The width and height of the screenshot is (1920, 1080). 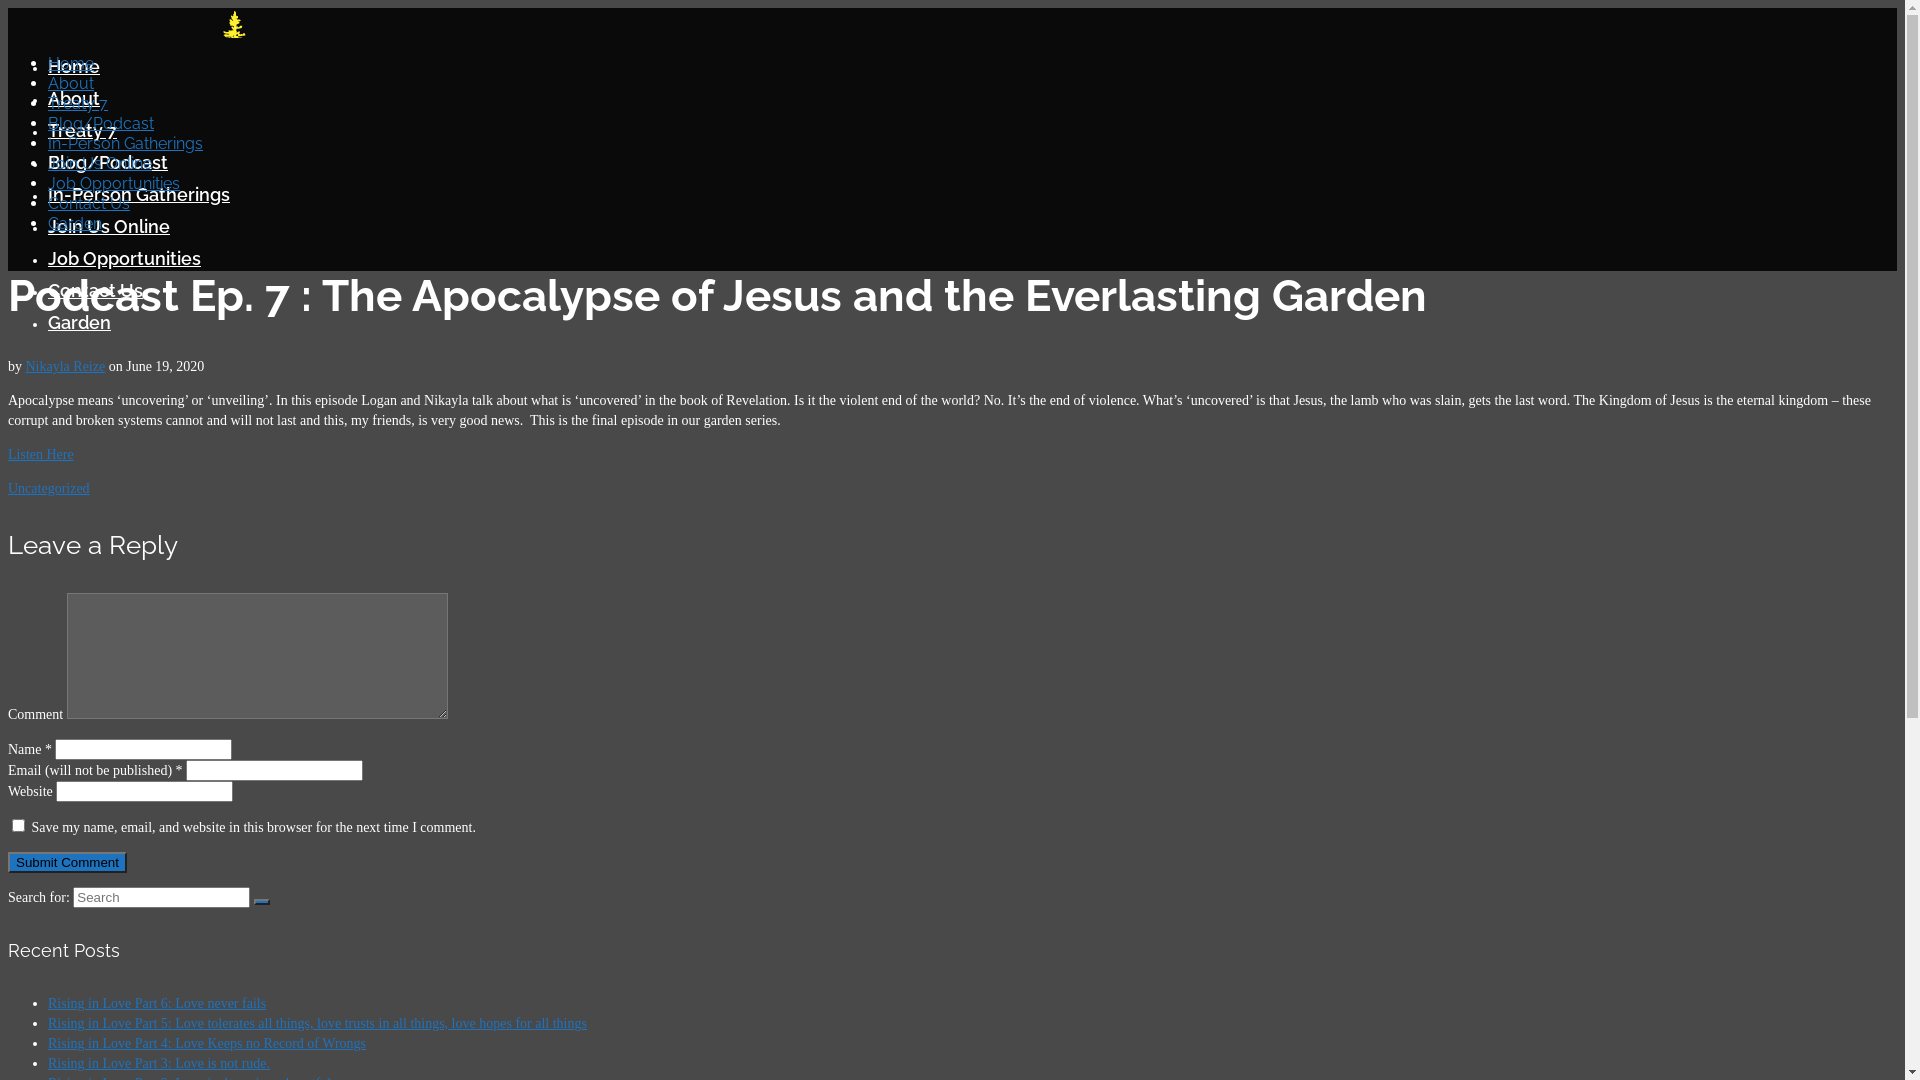 What do you see at coordinates (81, 130) in the screenshot?
I see `'Treaty 7'` at bounding box center [81, 130].